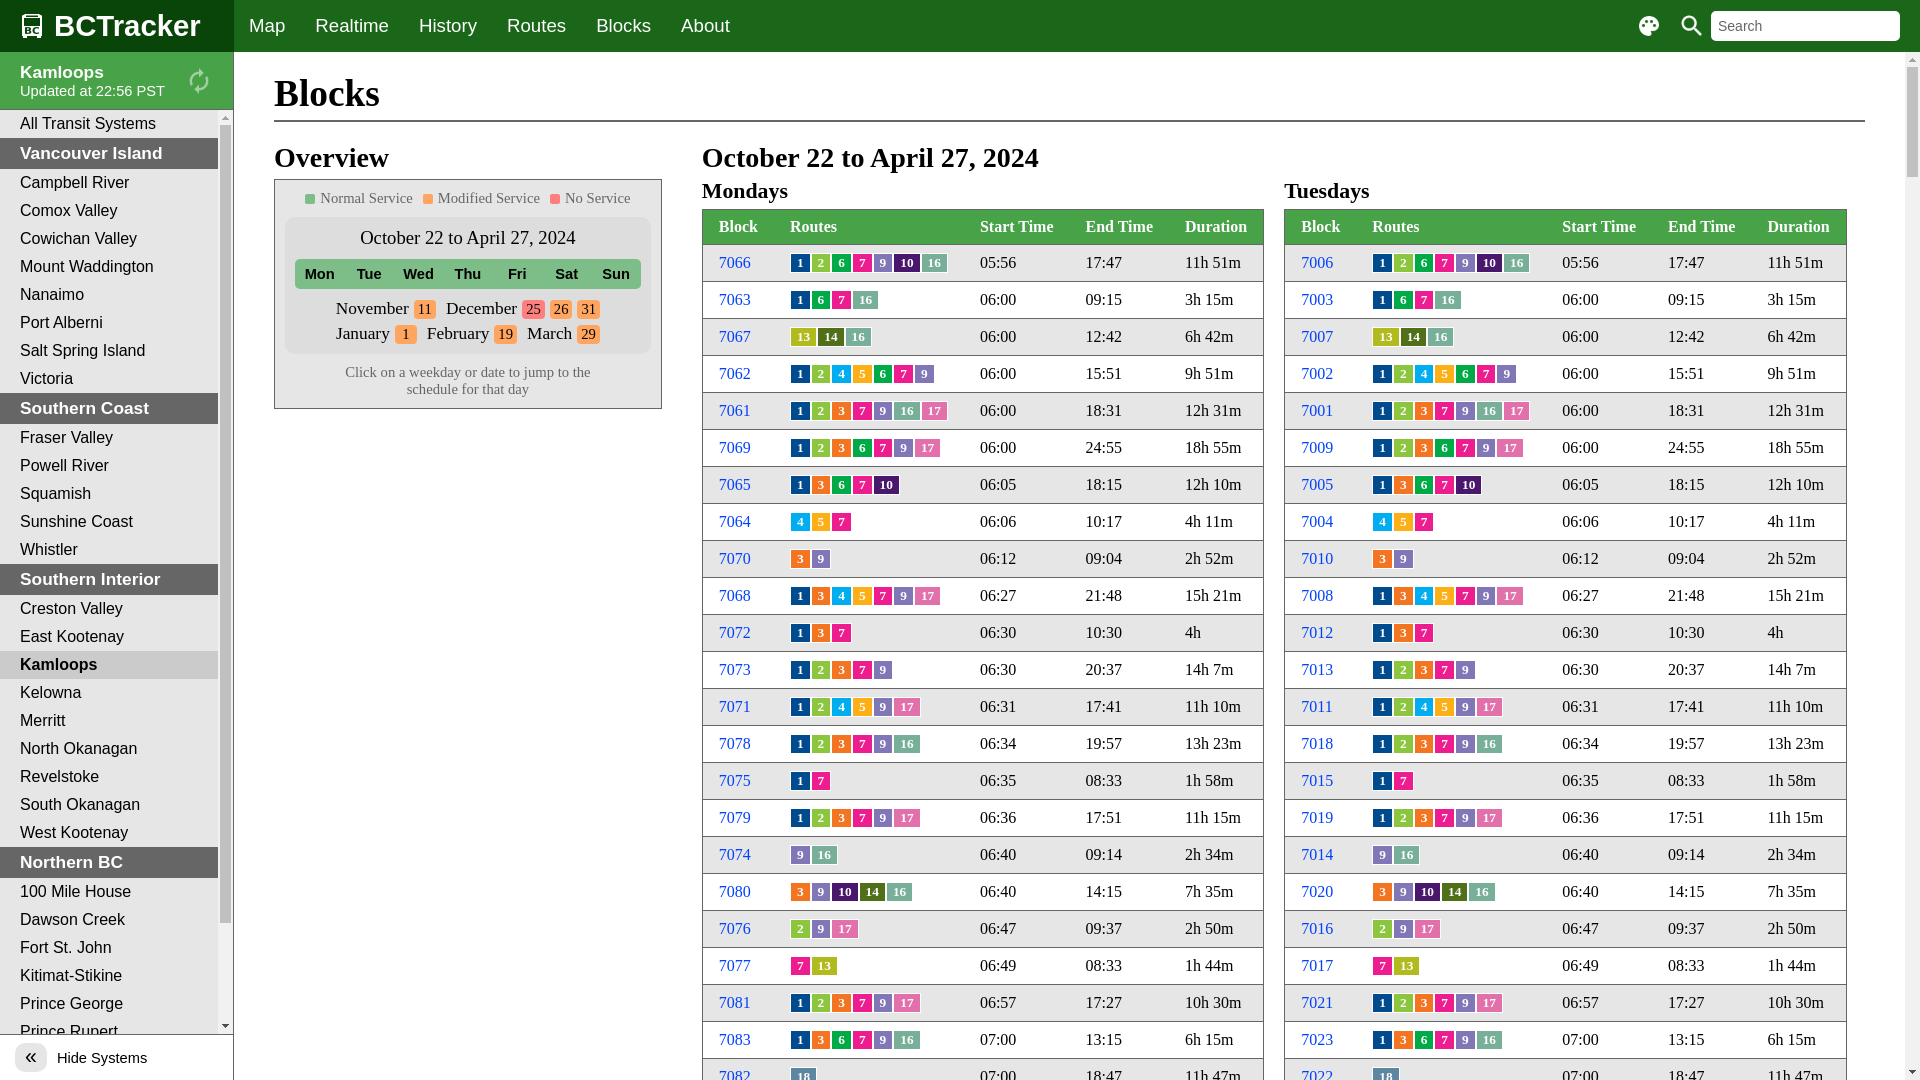 The width and height of the screenshot is (1920, 1080). What do you see at coordinates (1444, 261) in the screenshot?
I see `'7'` at bounding box center [1444, 261].